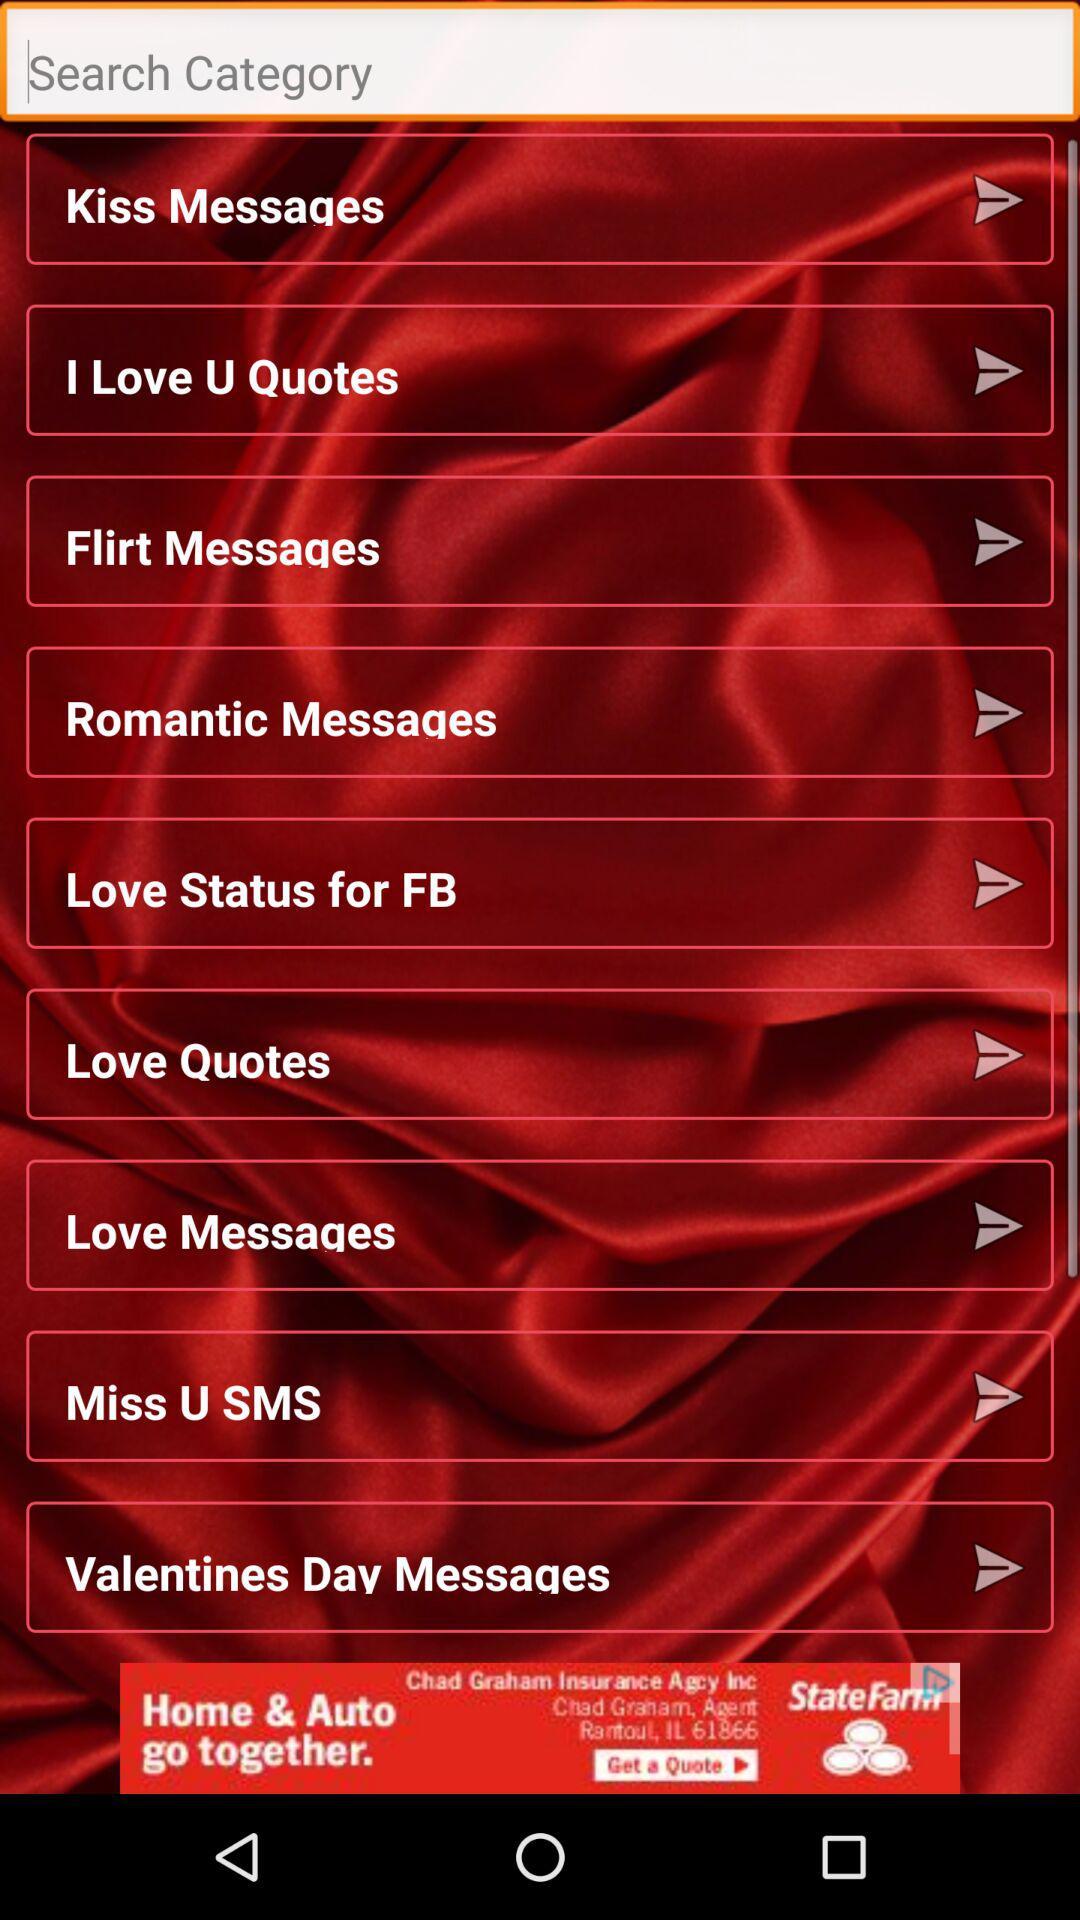  I want to click on search field, so click(540, 66).